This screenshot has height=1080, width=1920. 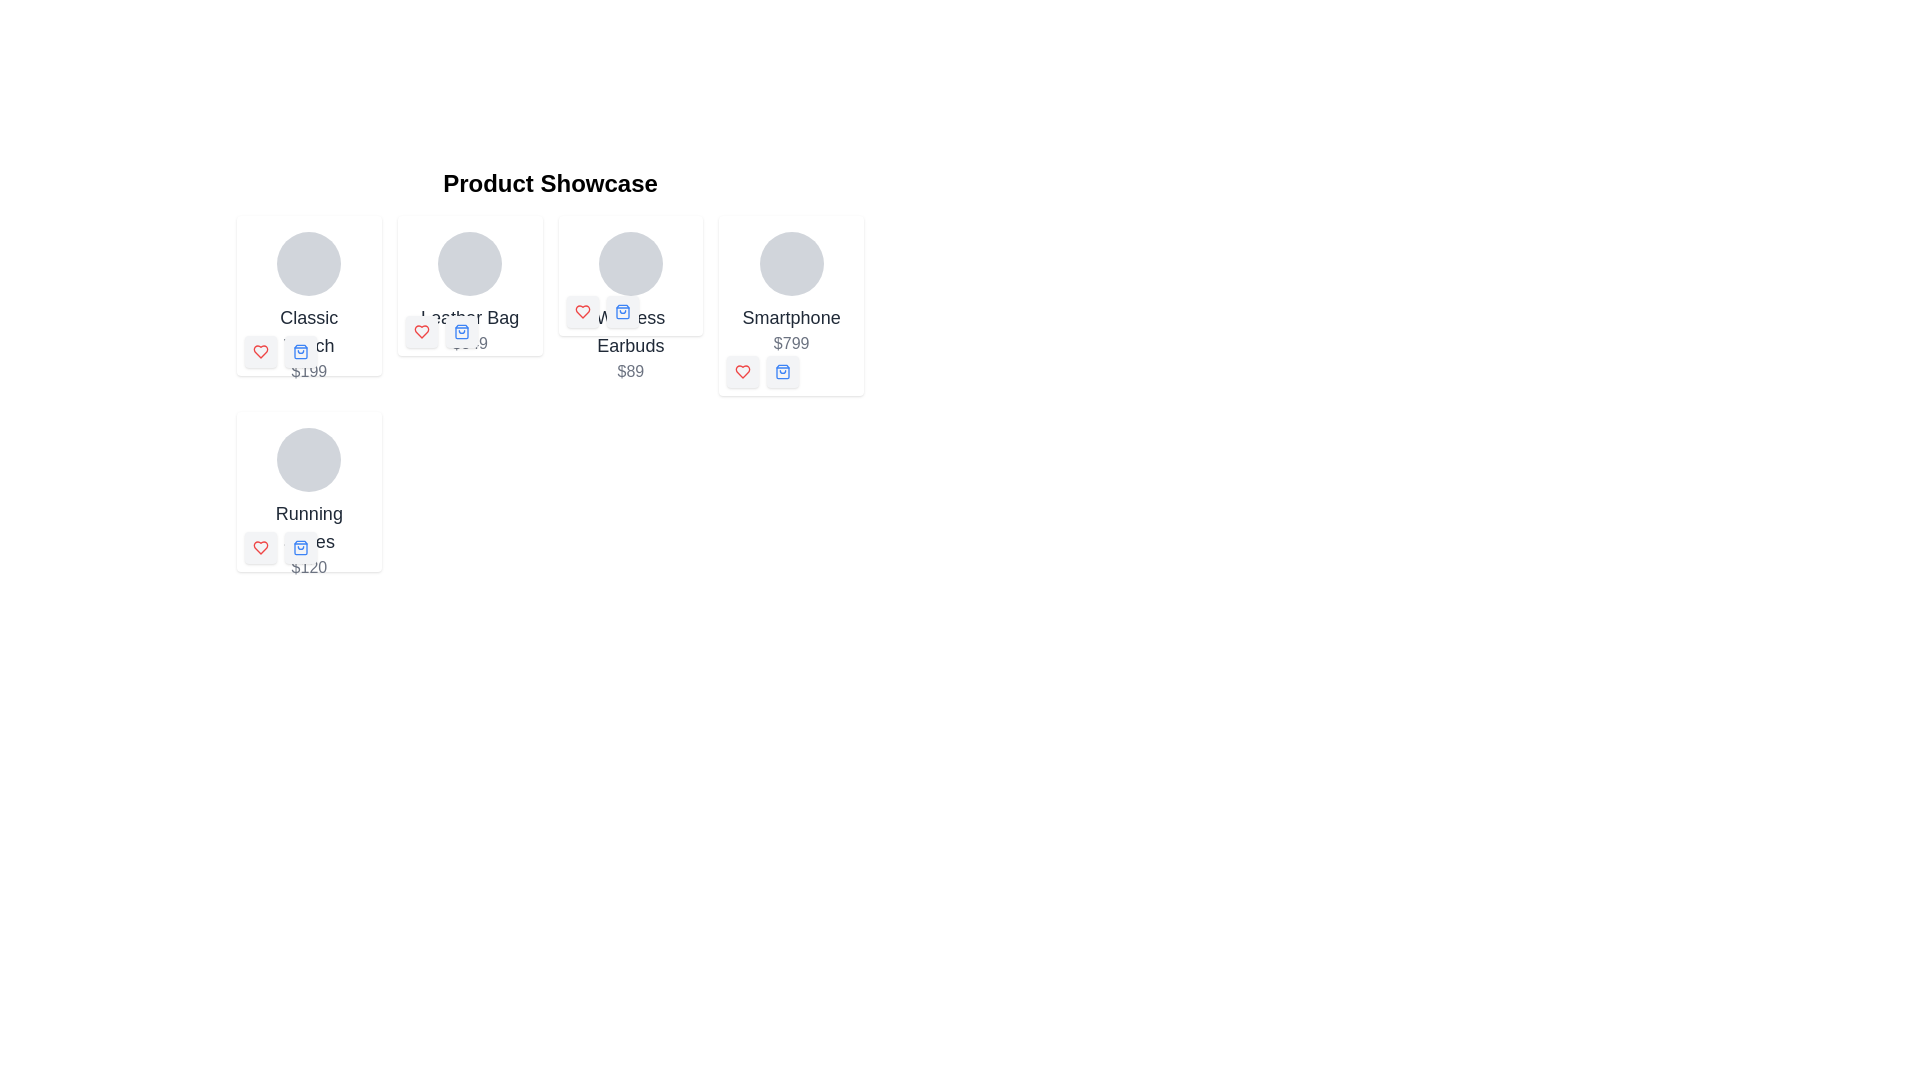 I want to click on the shopping bag icon in the dual icon group at the bottom-left corner of the 'Wireless Earbuds' product card, so click(x=601, y=312).